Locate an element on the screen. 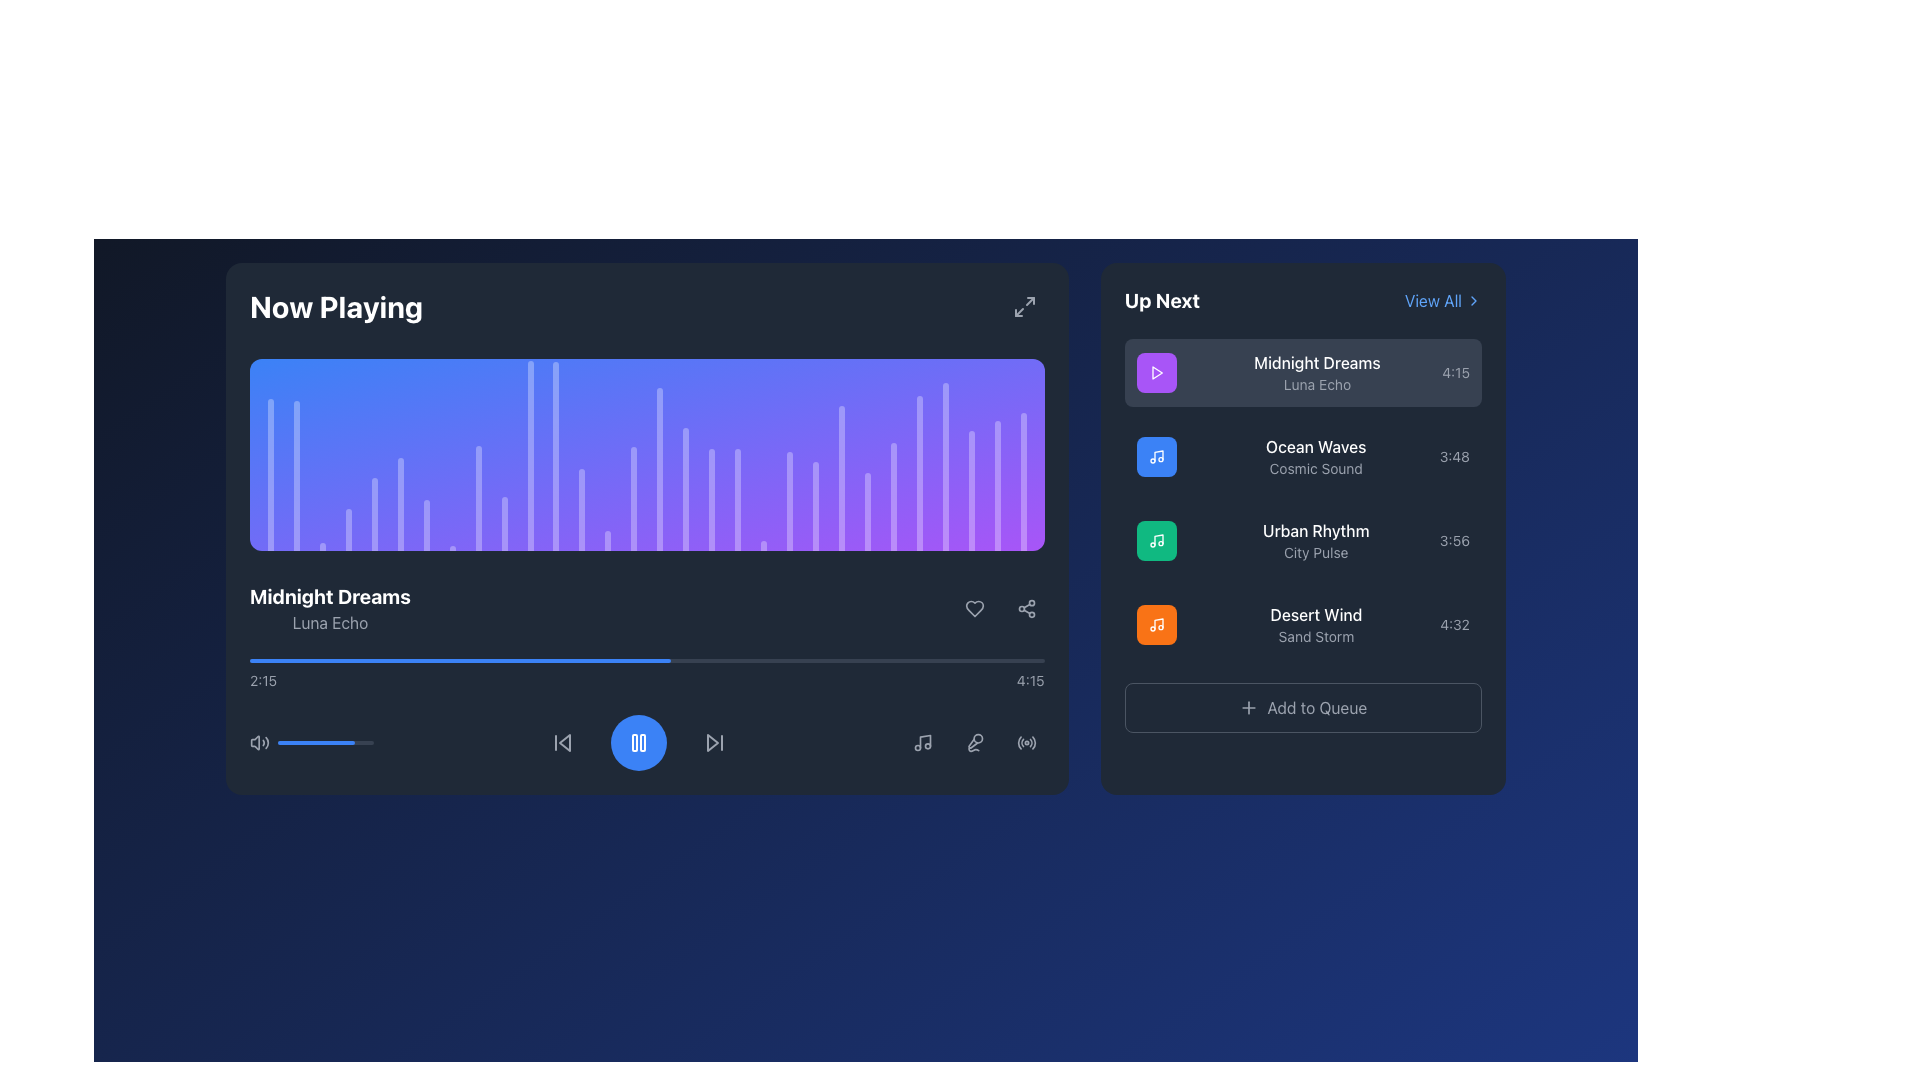 The width and height of the screenshot is (1920, 1080). the 11th graphical bar in the visual spectrum, which represents amplitude or frequency levels in sync with the audio is located at coordinates (530, 456).